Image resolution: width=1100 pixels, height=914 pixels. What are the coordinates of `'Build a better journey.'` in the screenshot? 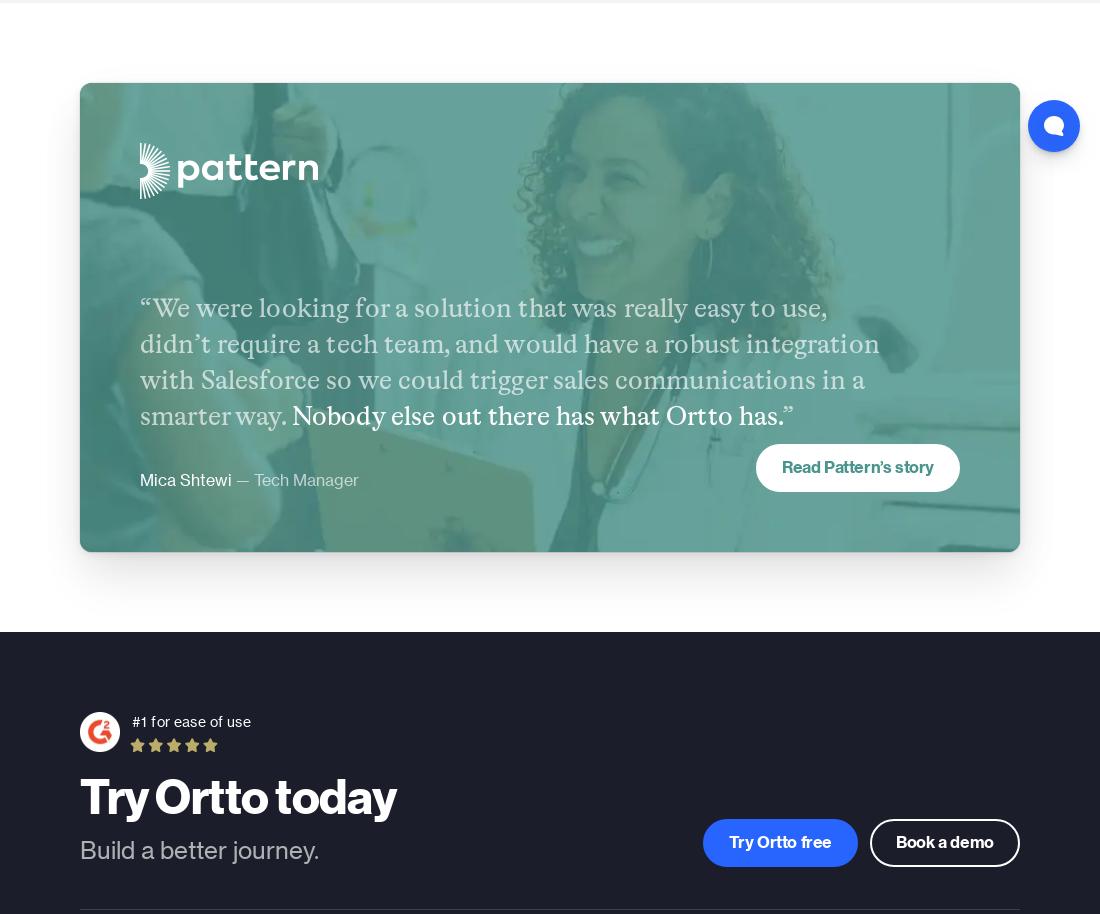 It's located at (198, 848).